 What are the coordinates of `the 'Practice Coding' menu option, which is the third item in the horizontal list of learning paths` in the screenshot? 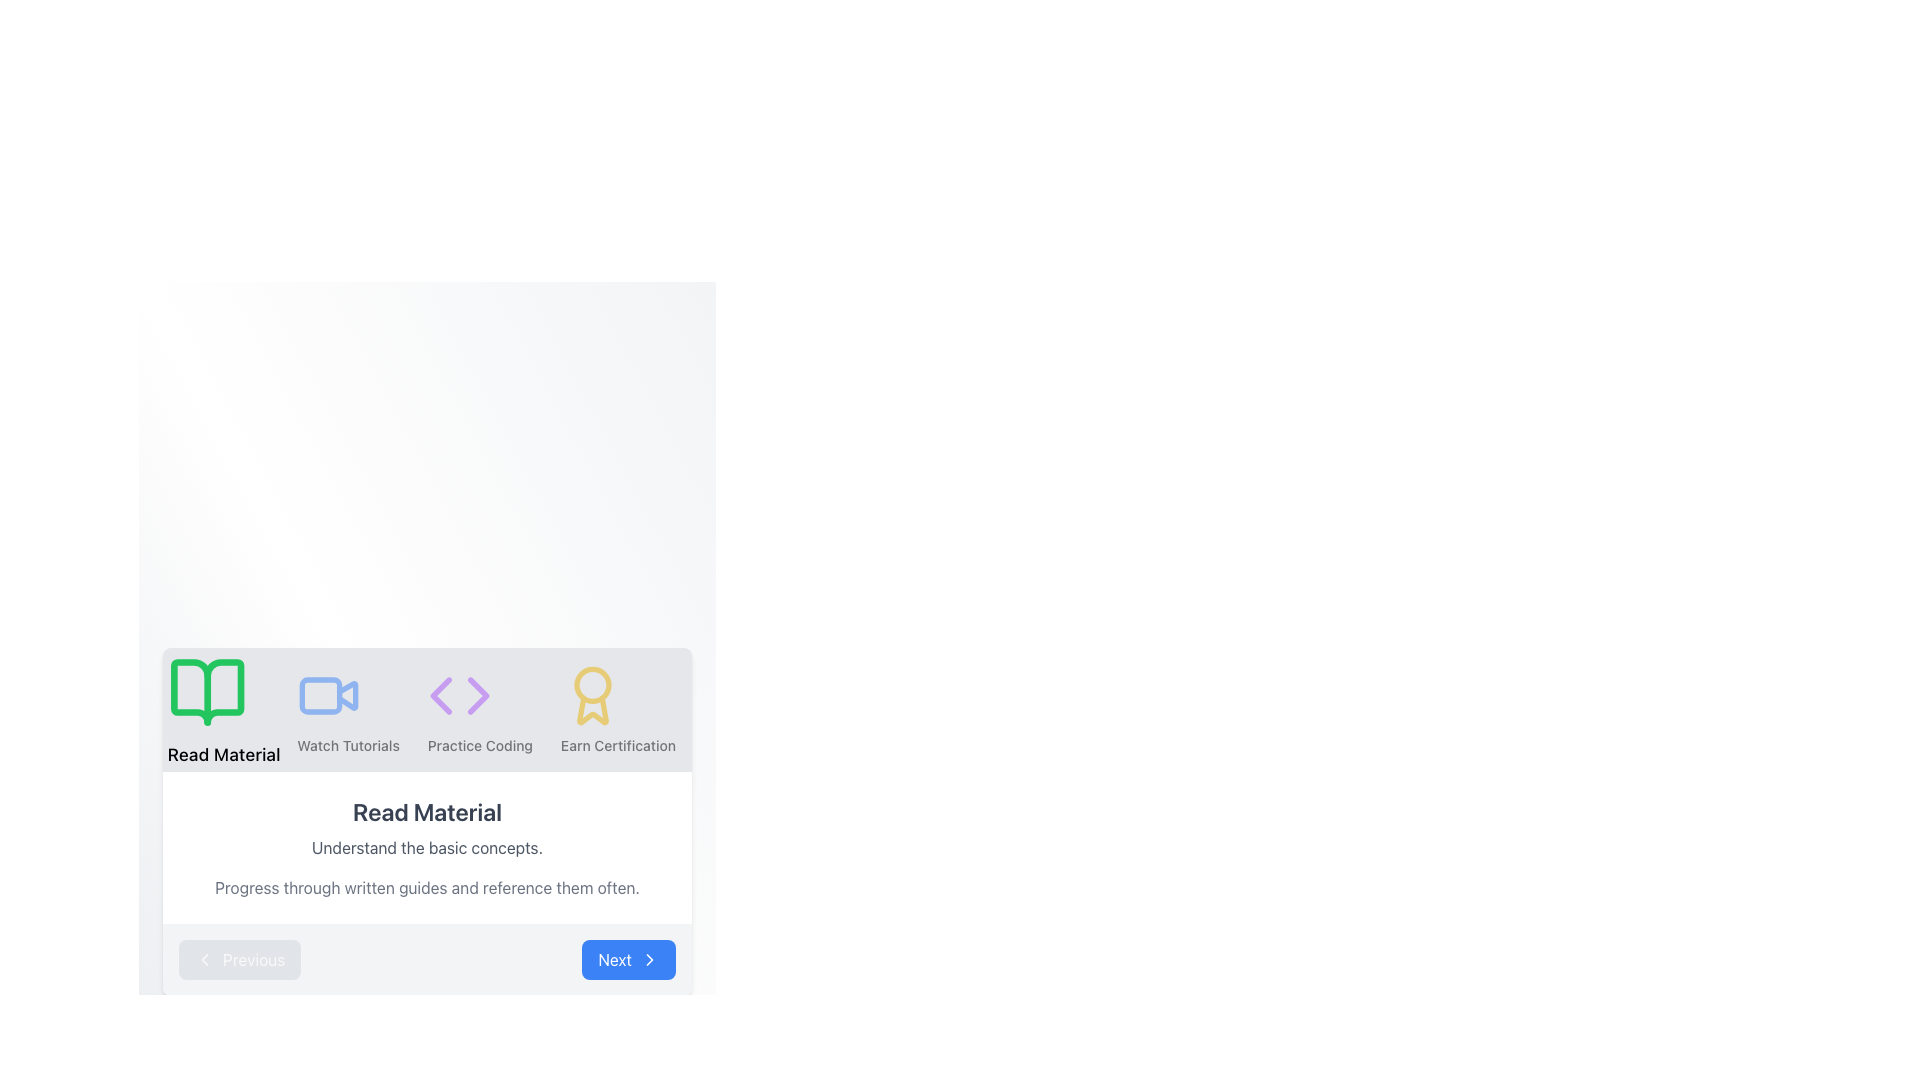 It's located at (480, 708).